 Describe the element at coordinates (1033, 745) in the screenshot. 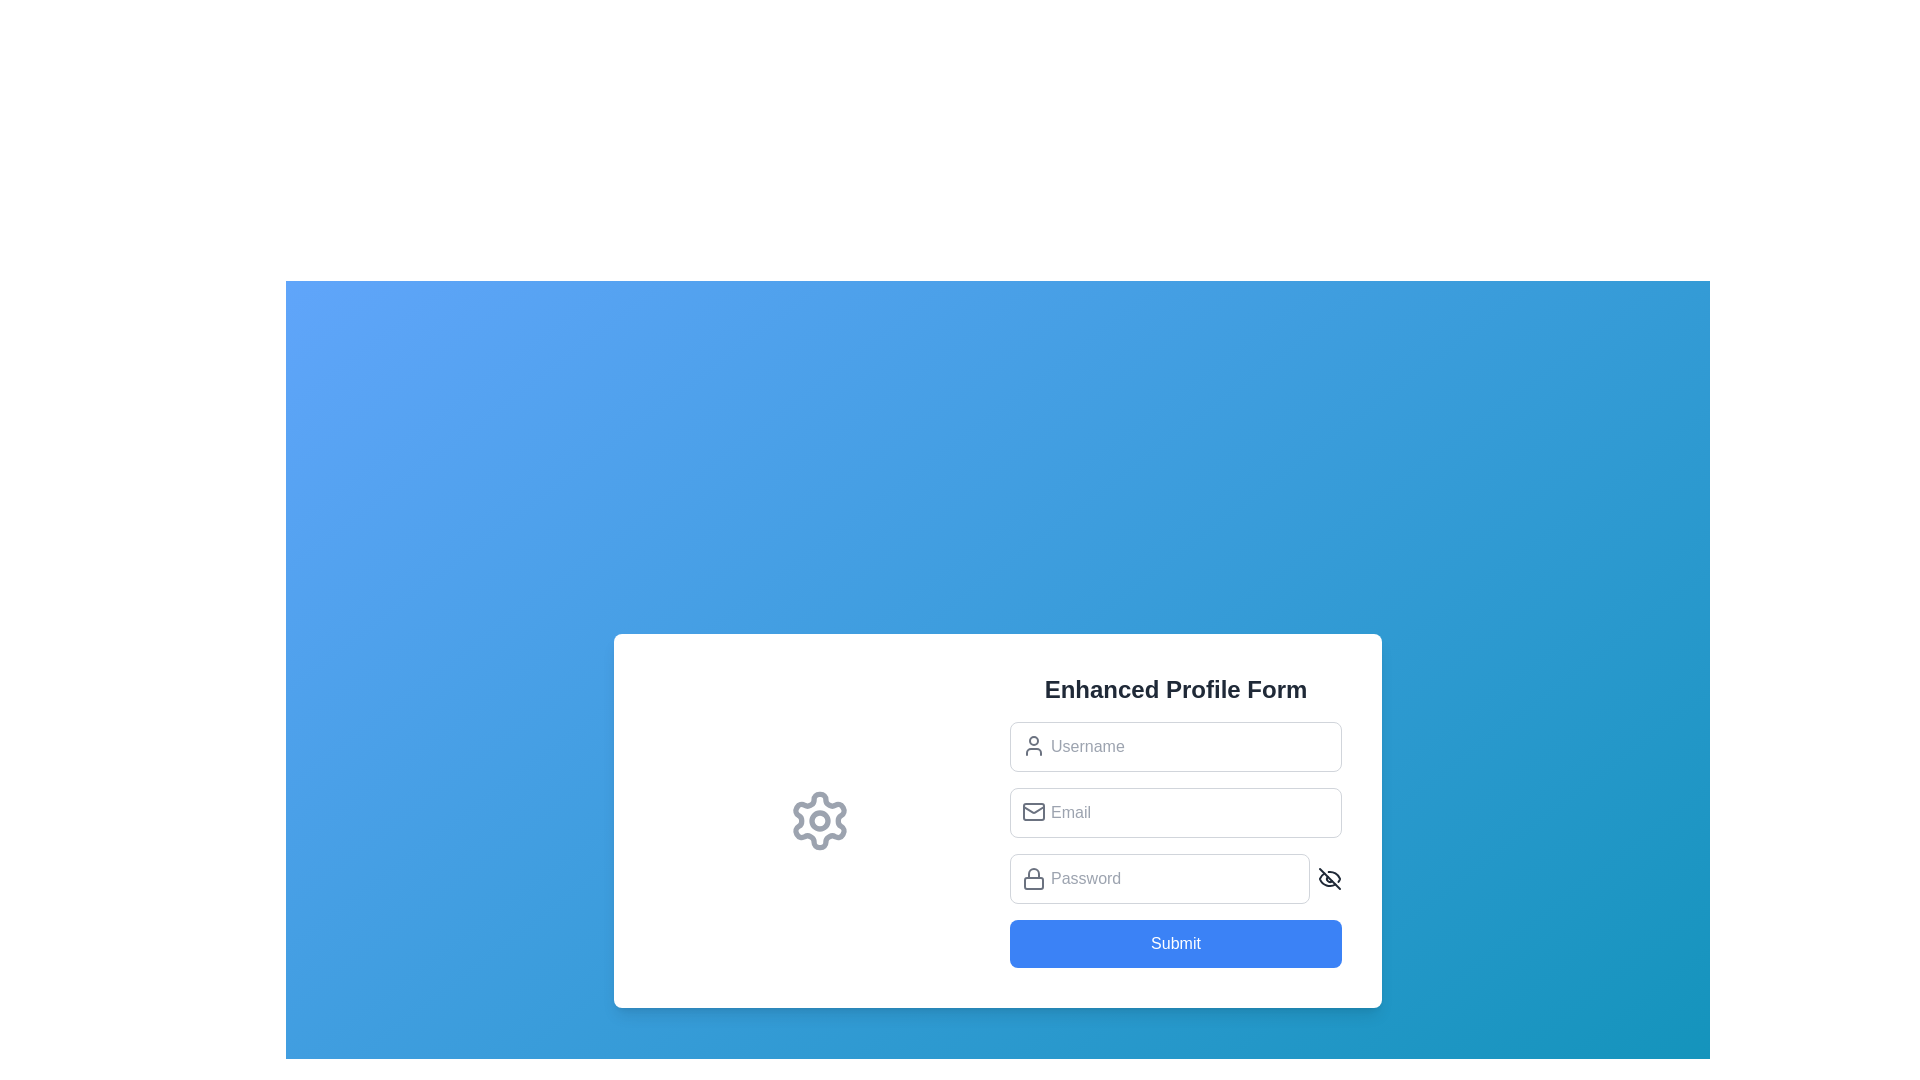

I see `the user/profile icon located inside the 'Username' input field of the 'Enhanced Profile Form', which serves as an indicator for the username input` at that location.